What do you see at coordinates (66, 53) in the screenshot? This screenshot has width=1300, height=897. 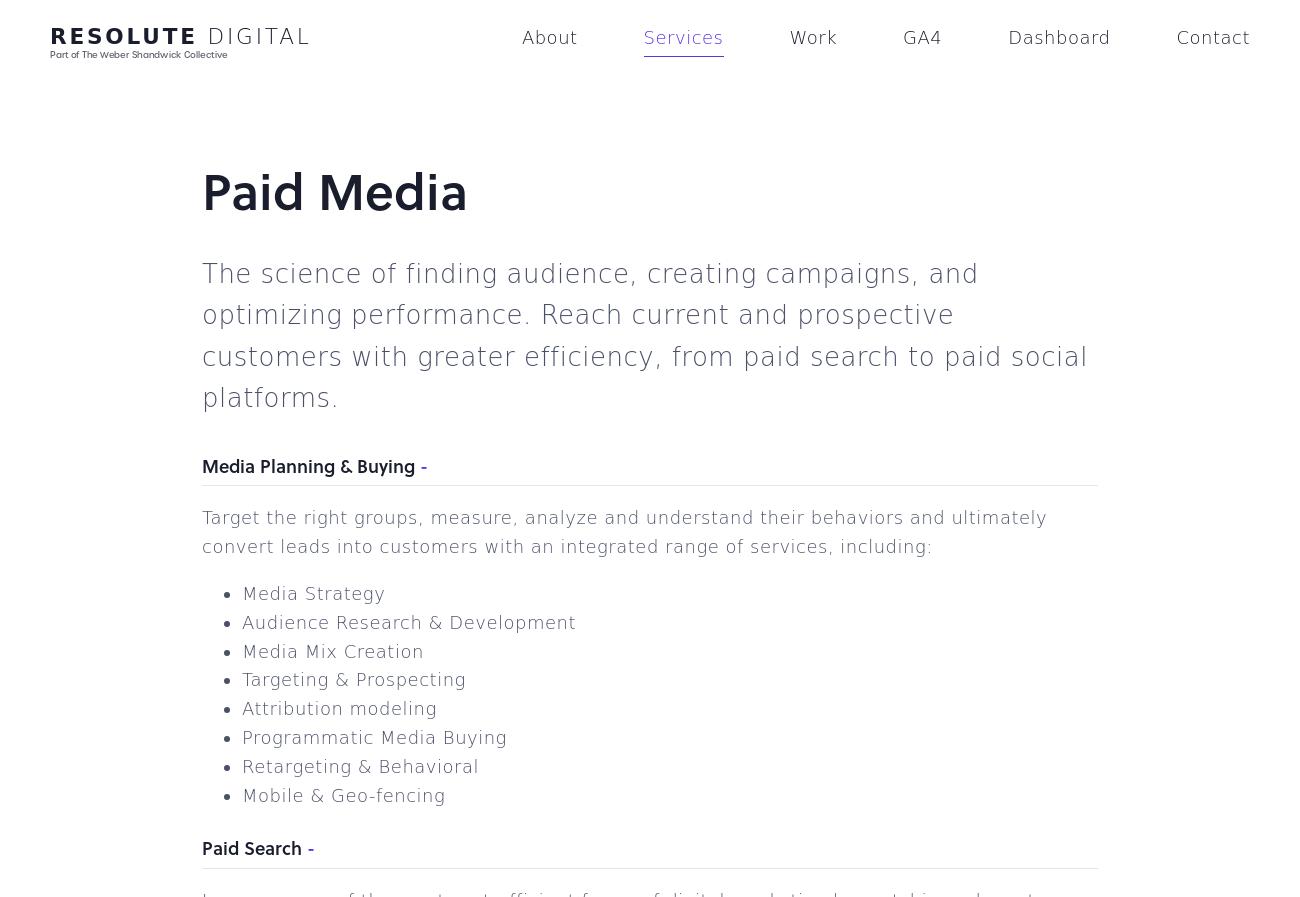 I see `'Part of'` at bounding box center [66, 53].